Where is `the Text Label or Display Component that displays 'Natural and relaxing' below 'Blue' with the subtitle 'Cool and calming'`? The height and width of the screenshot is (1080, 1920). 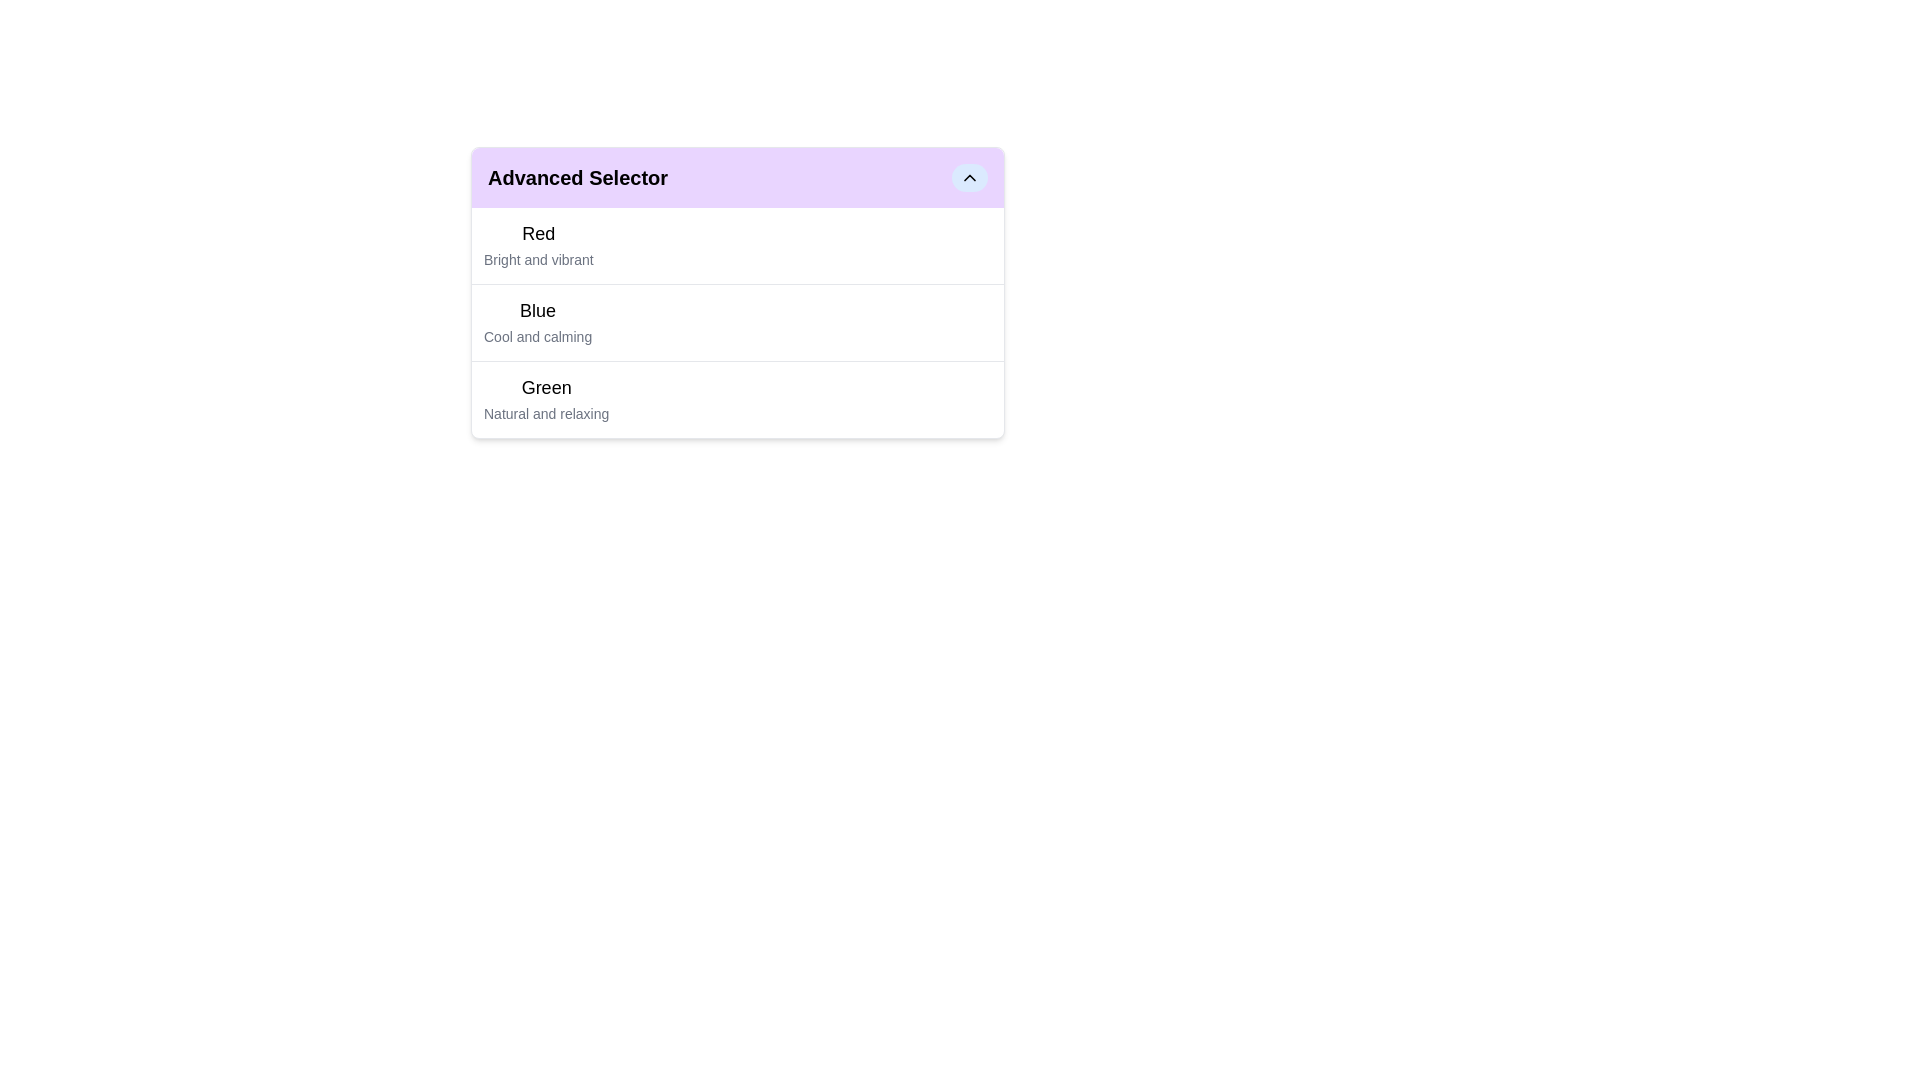
the Text Label or Display Component that displays 'Natural and relaxing' below 'Blue' with the subtitle 'Cool and calming' is located at coordinates (546, 400).